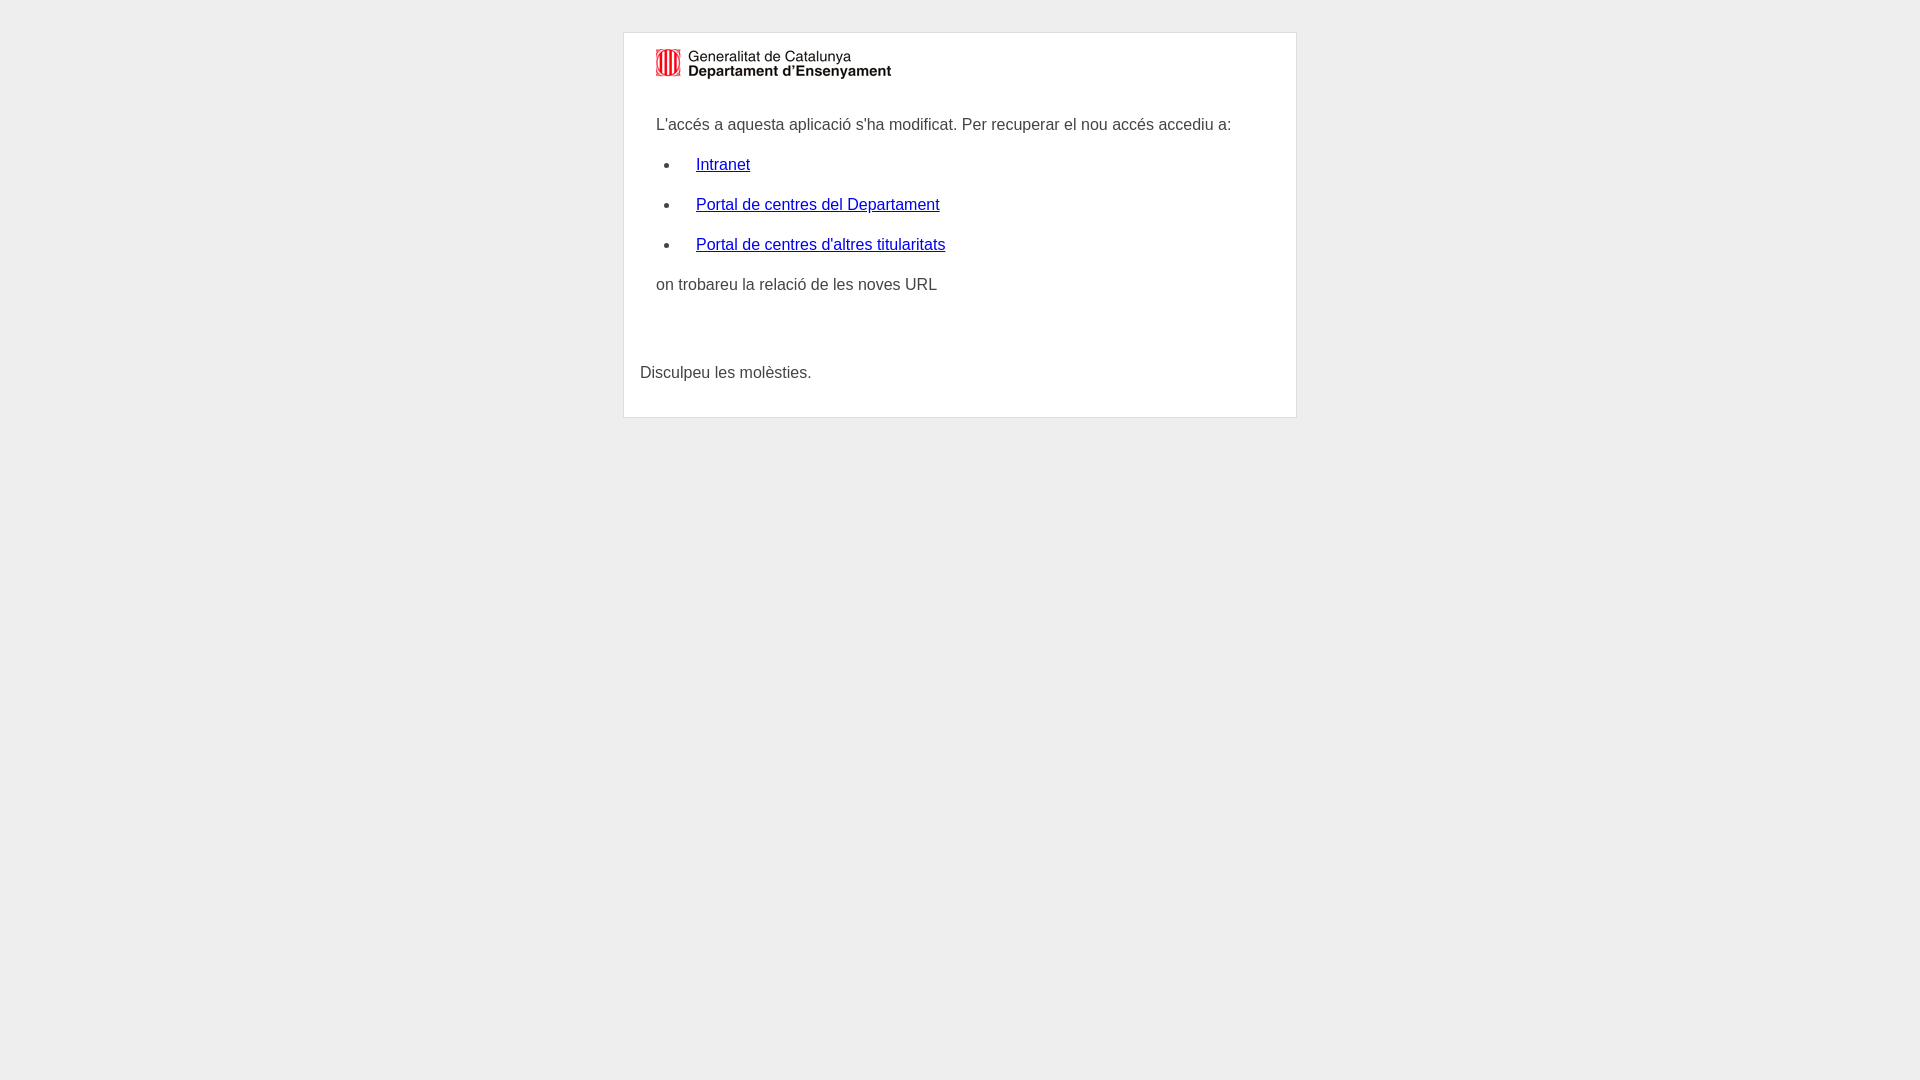  Describe the element at coordinates (722, 163) in the screenshot. I see `'Intranet'` at that location.